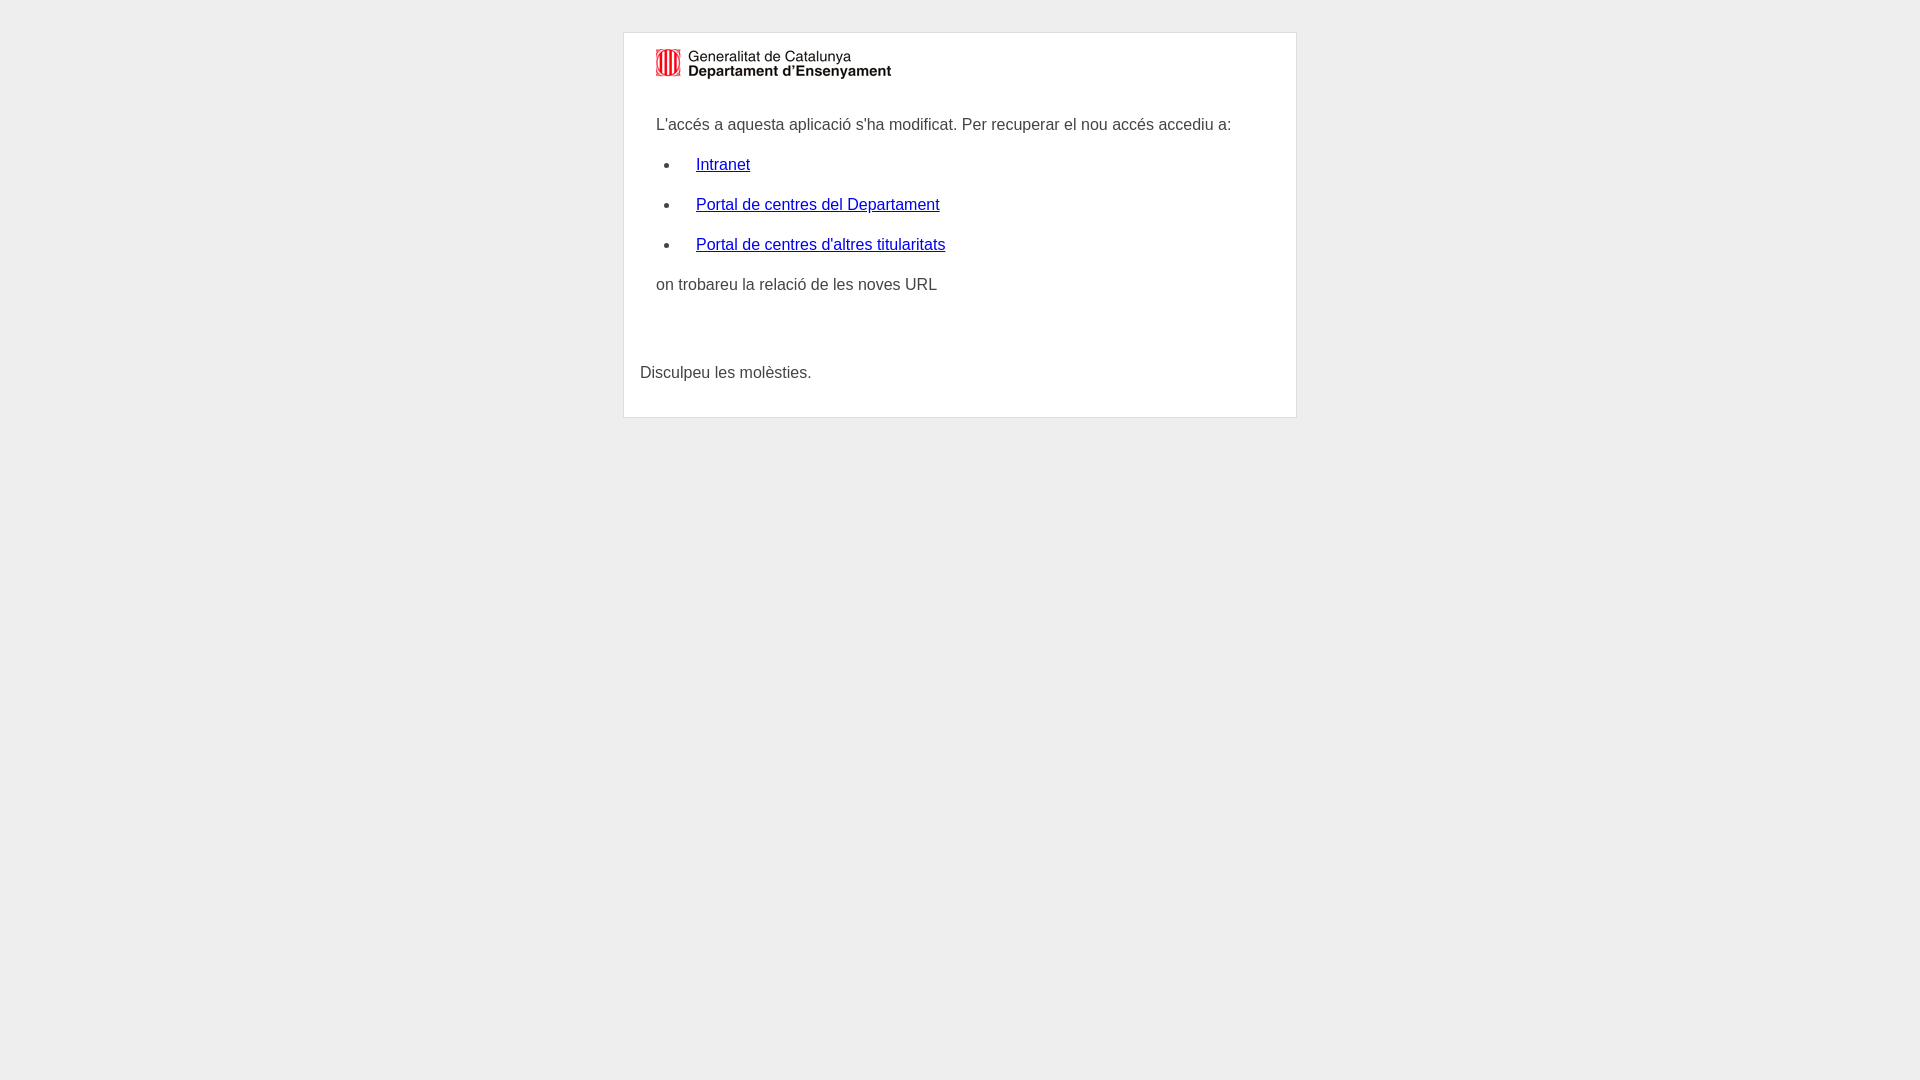  Describe the element at coordinates (722, 163) in the screenshot. I see `'Intranet'` at that location.